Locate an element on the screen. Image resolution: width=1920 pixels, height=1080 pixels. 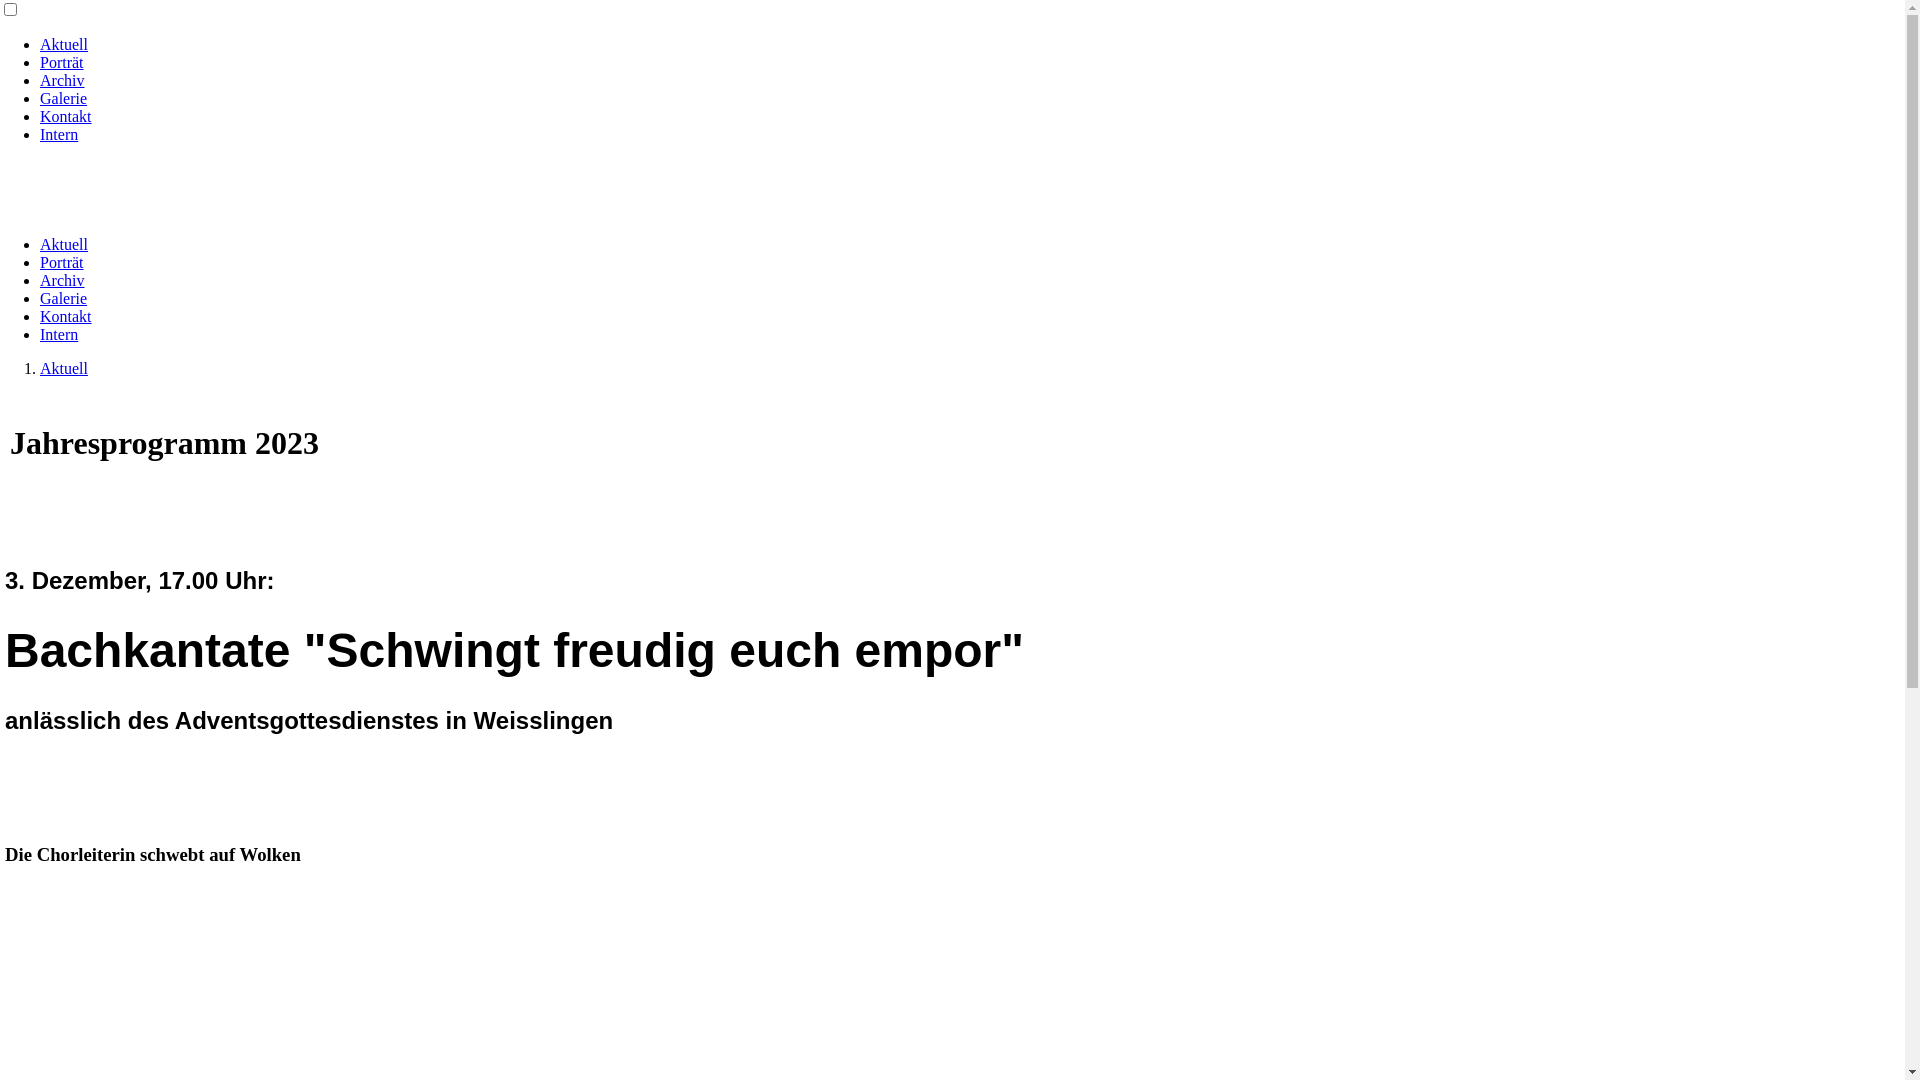
'Aktuell' is located at coordinates (39, 368).